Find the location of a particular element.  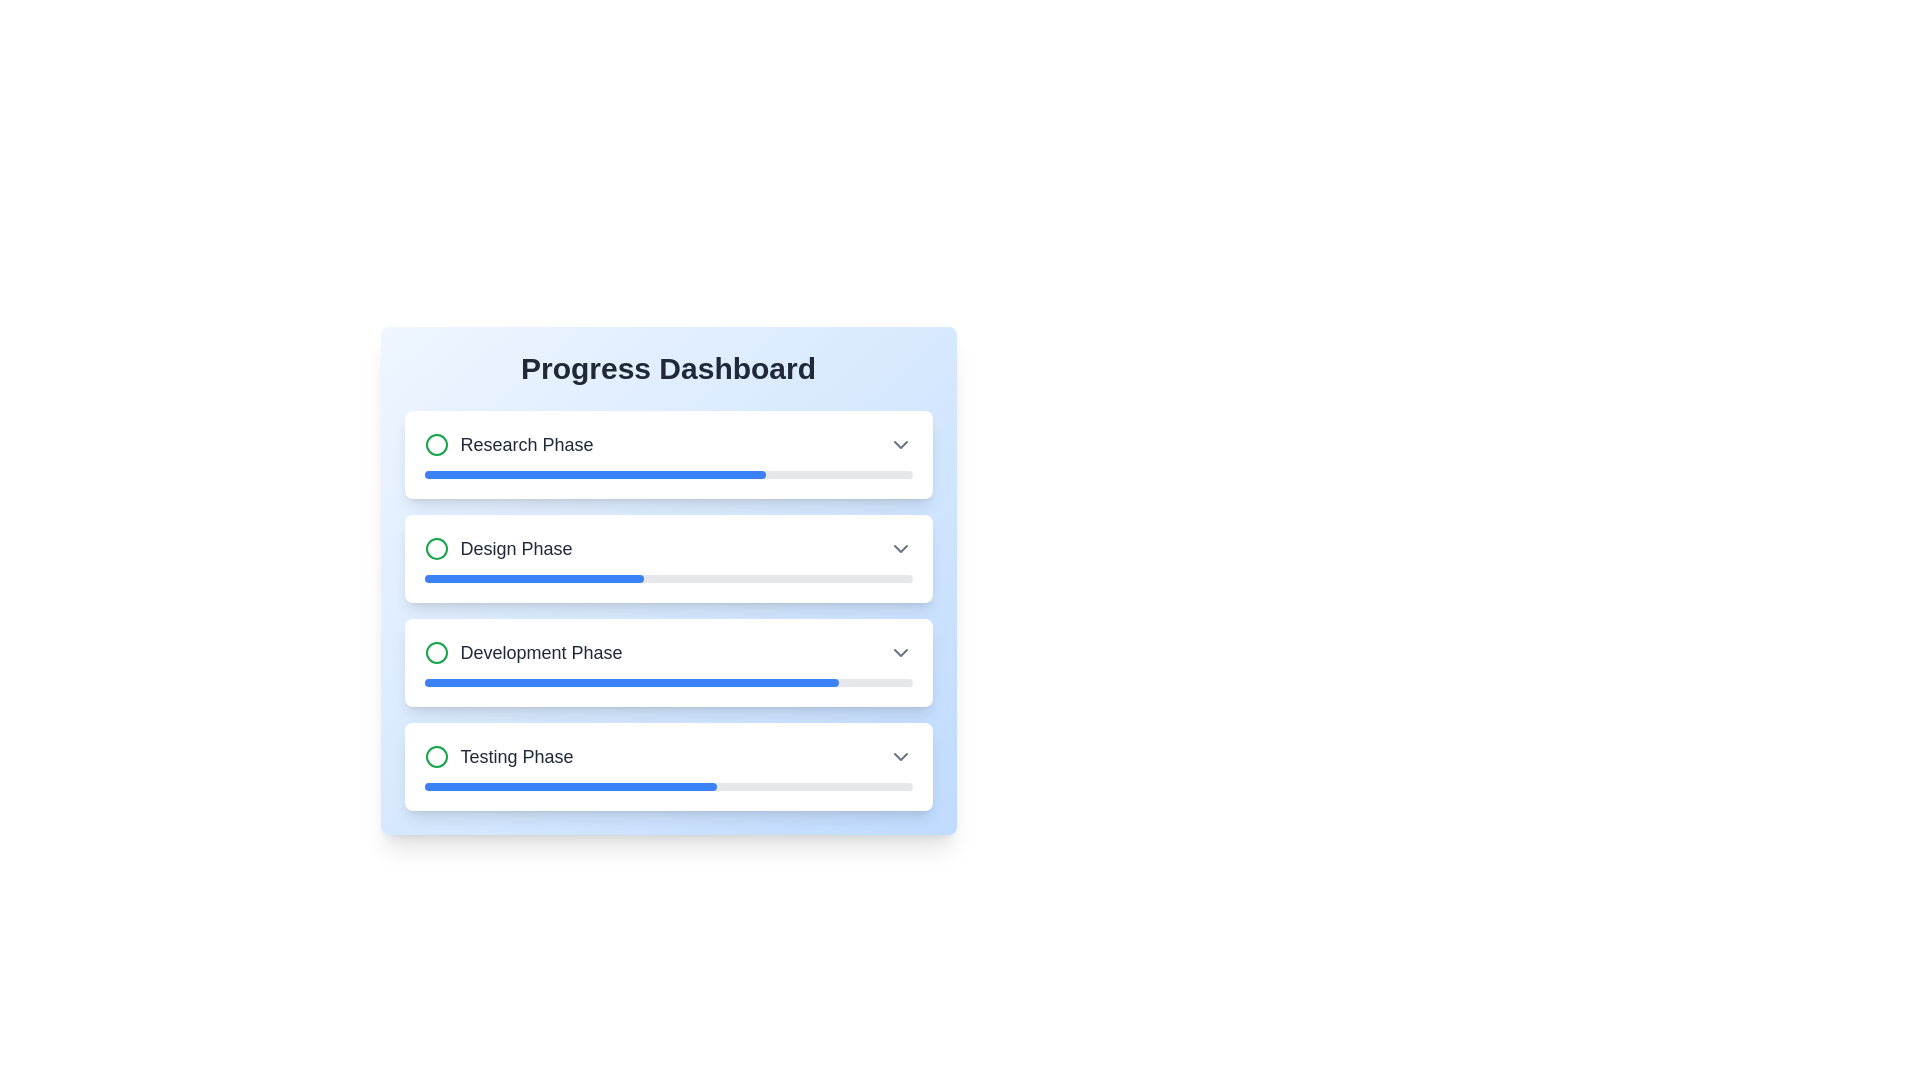

the Dropdown trigger icon (chevron) for the 'Design Phase' section to change its appearance is located at coordinates (899, 548).